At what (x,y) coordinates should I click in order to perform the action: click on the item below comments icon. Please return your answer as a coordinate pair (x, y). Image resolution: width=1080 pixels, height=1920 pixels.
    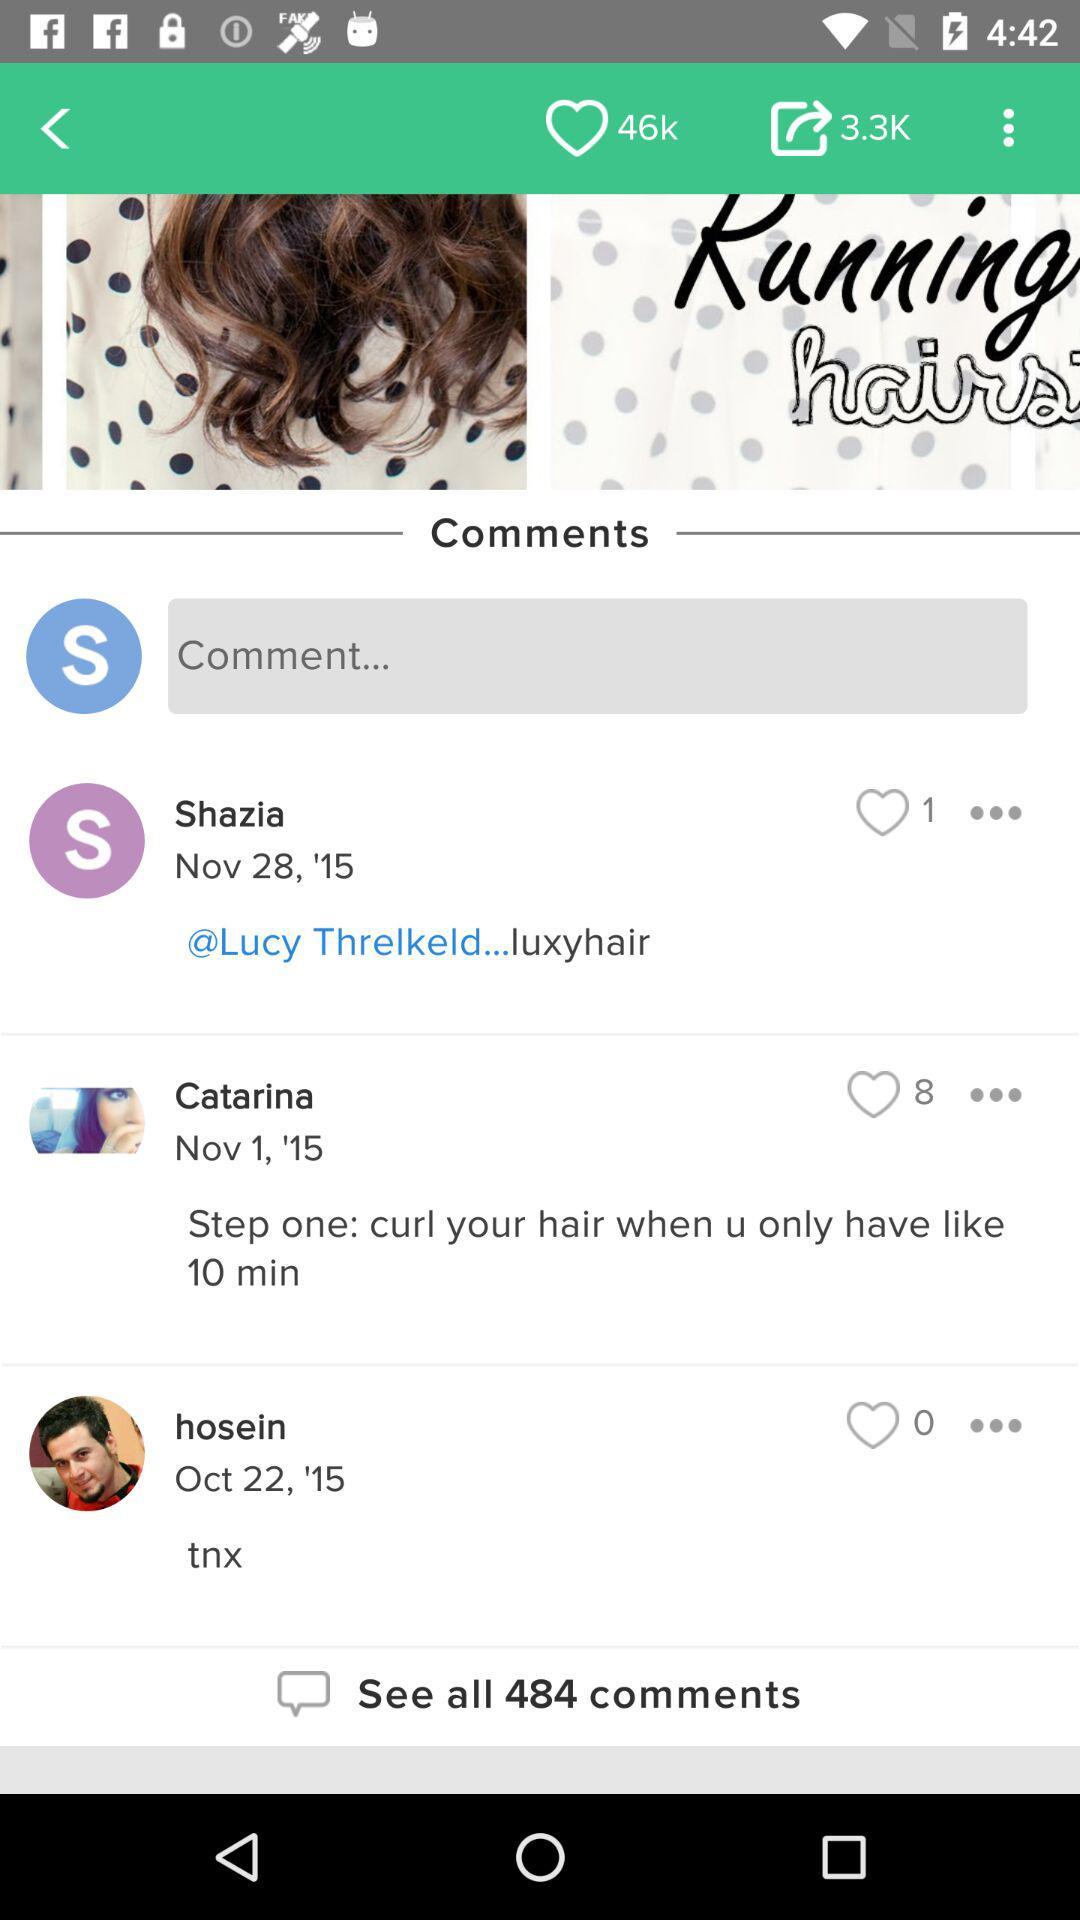
    Looking at the image, I should click on (596, 656).